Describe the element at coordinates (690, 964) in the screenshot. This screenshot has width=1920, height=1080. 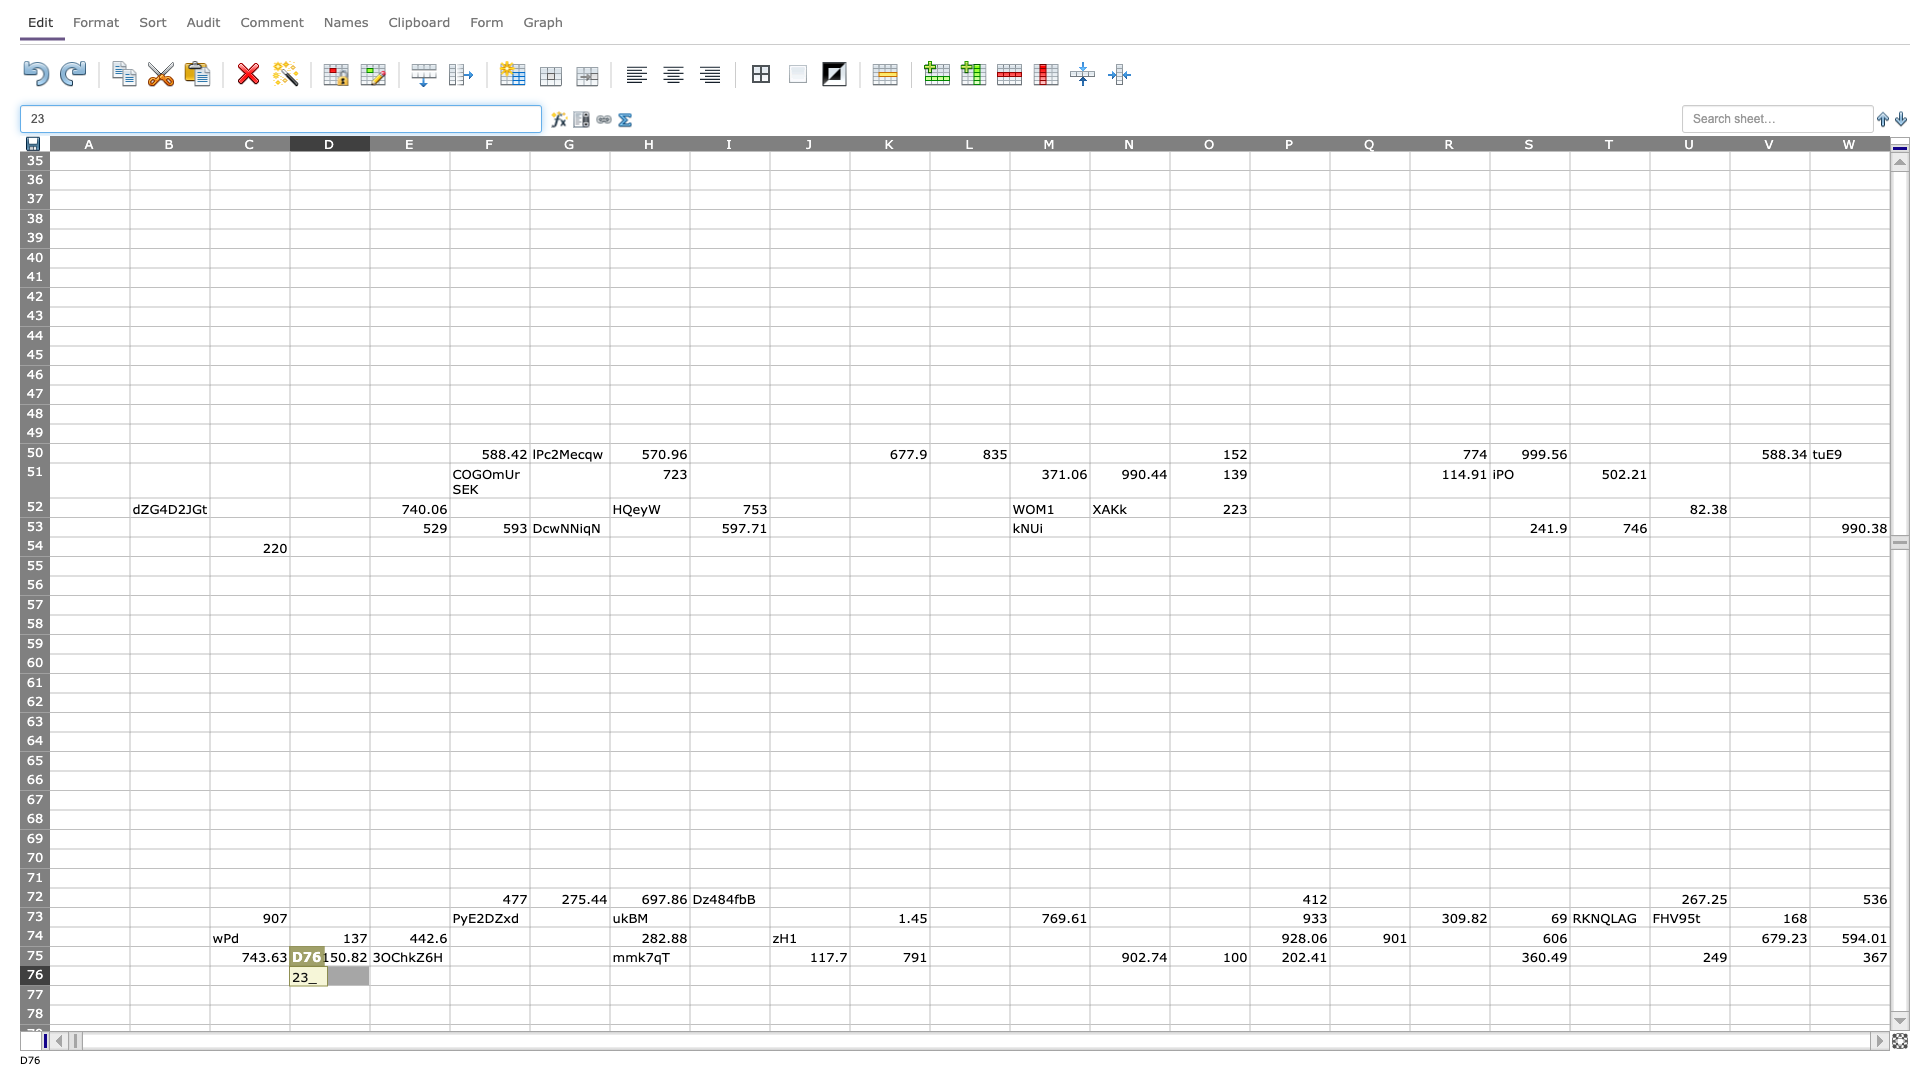
I see `Top left corner at position I76` at that location.